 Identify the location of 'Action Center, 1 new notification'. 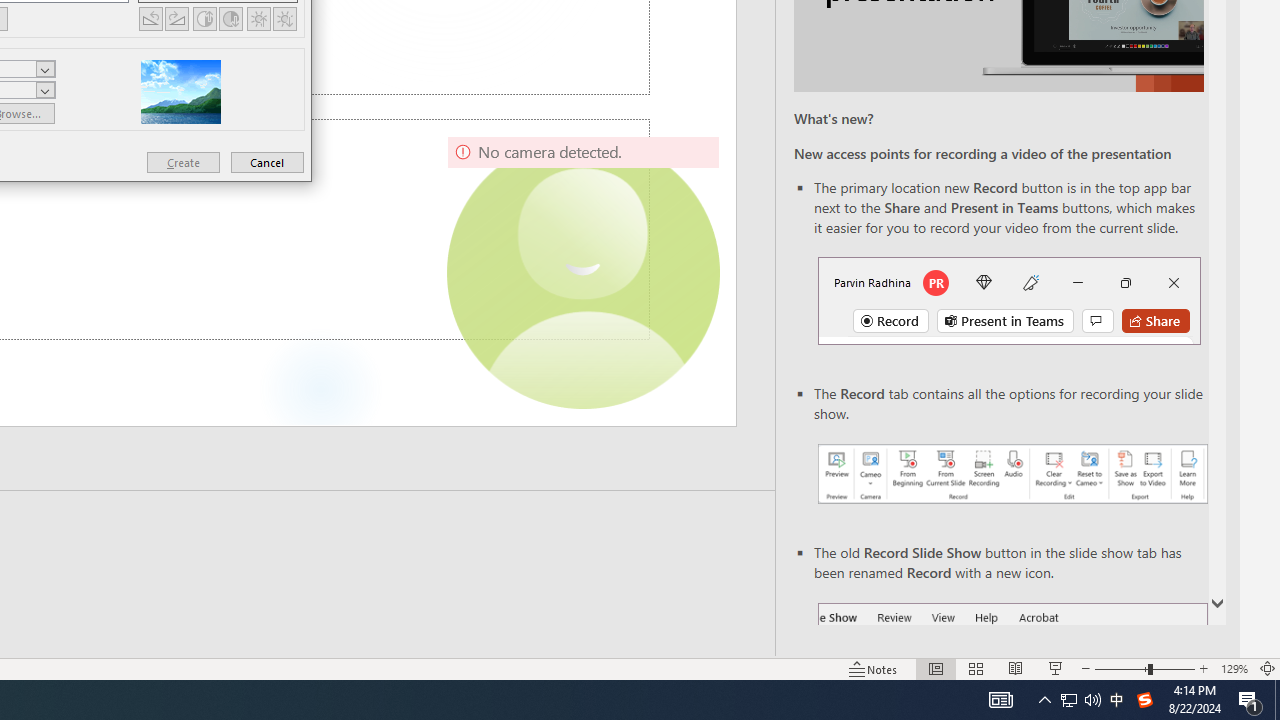
(1250, 698).